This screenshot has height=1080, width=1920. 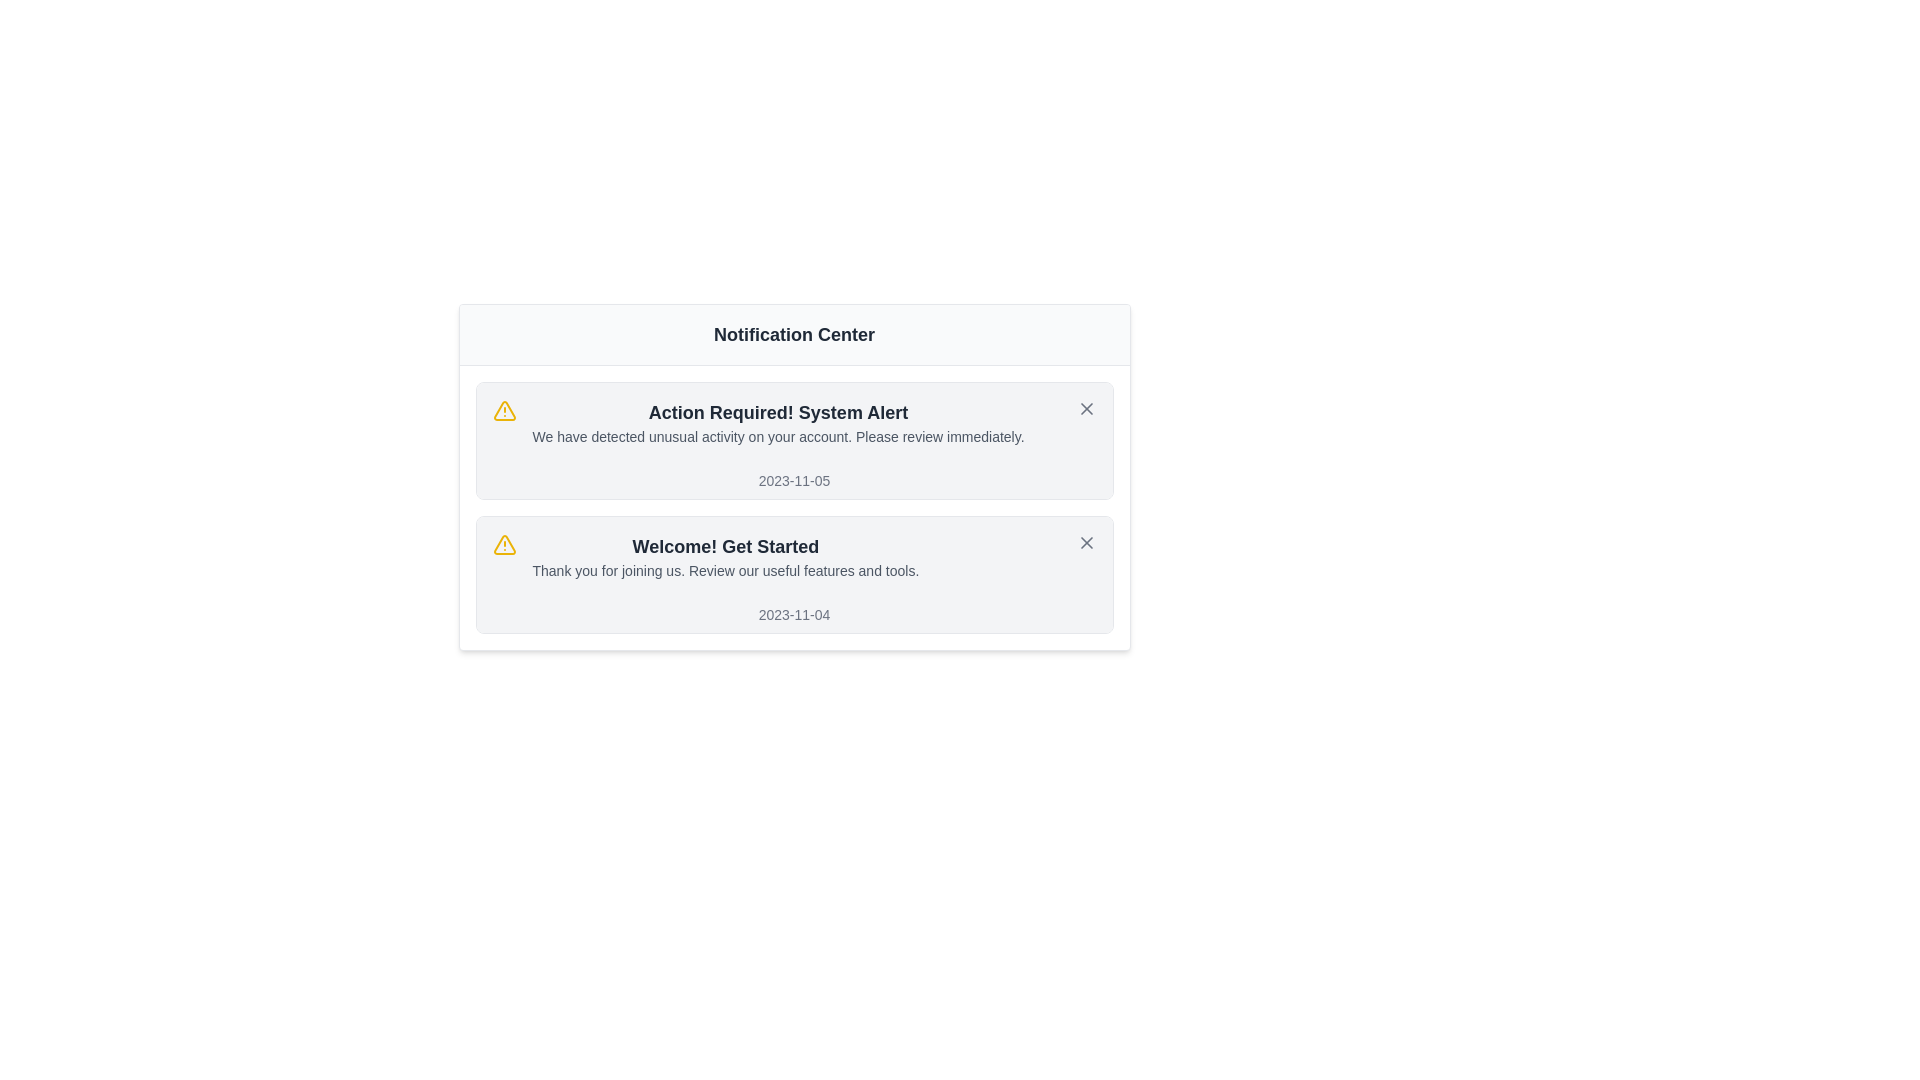 I want to click on text from the header that indicates the section contains notifications, located at the top of the white card, so click(x=793, y=334).